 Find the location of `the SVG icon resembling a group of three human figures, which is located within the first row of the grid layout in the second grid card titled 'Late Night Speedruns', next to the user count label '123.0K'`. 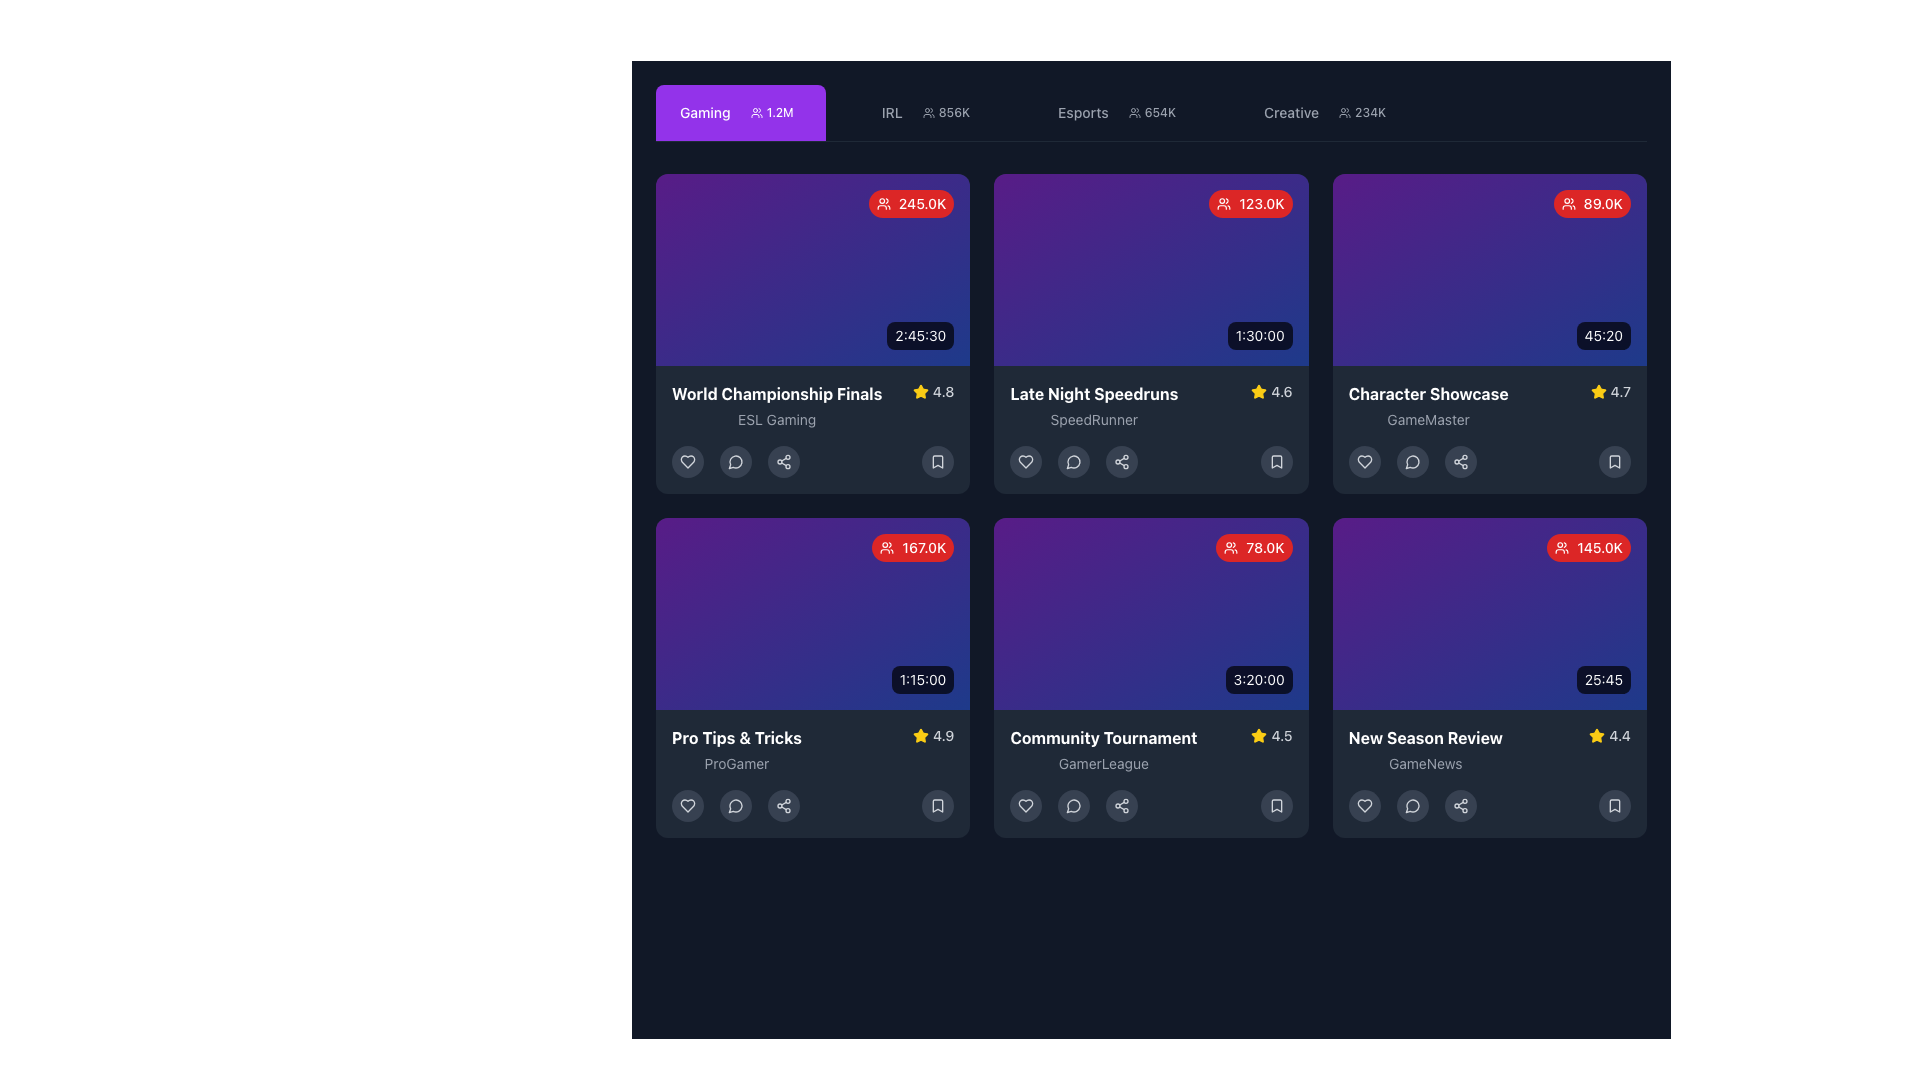

the SVG icon resembling a group of three human figures, which is located within the first row of the grid layout in the second grid card titled 'Late Night Speedruns', next to the user count label '123.0K' is located at coordinates (1223, 204).